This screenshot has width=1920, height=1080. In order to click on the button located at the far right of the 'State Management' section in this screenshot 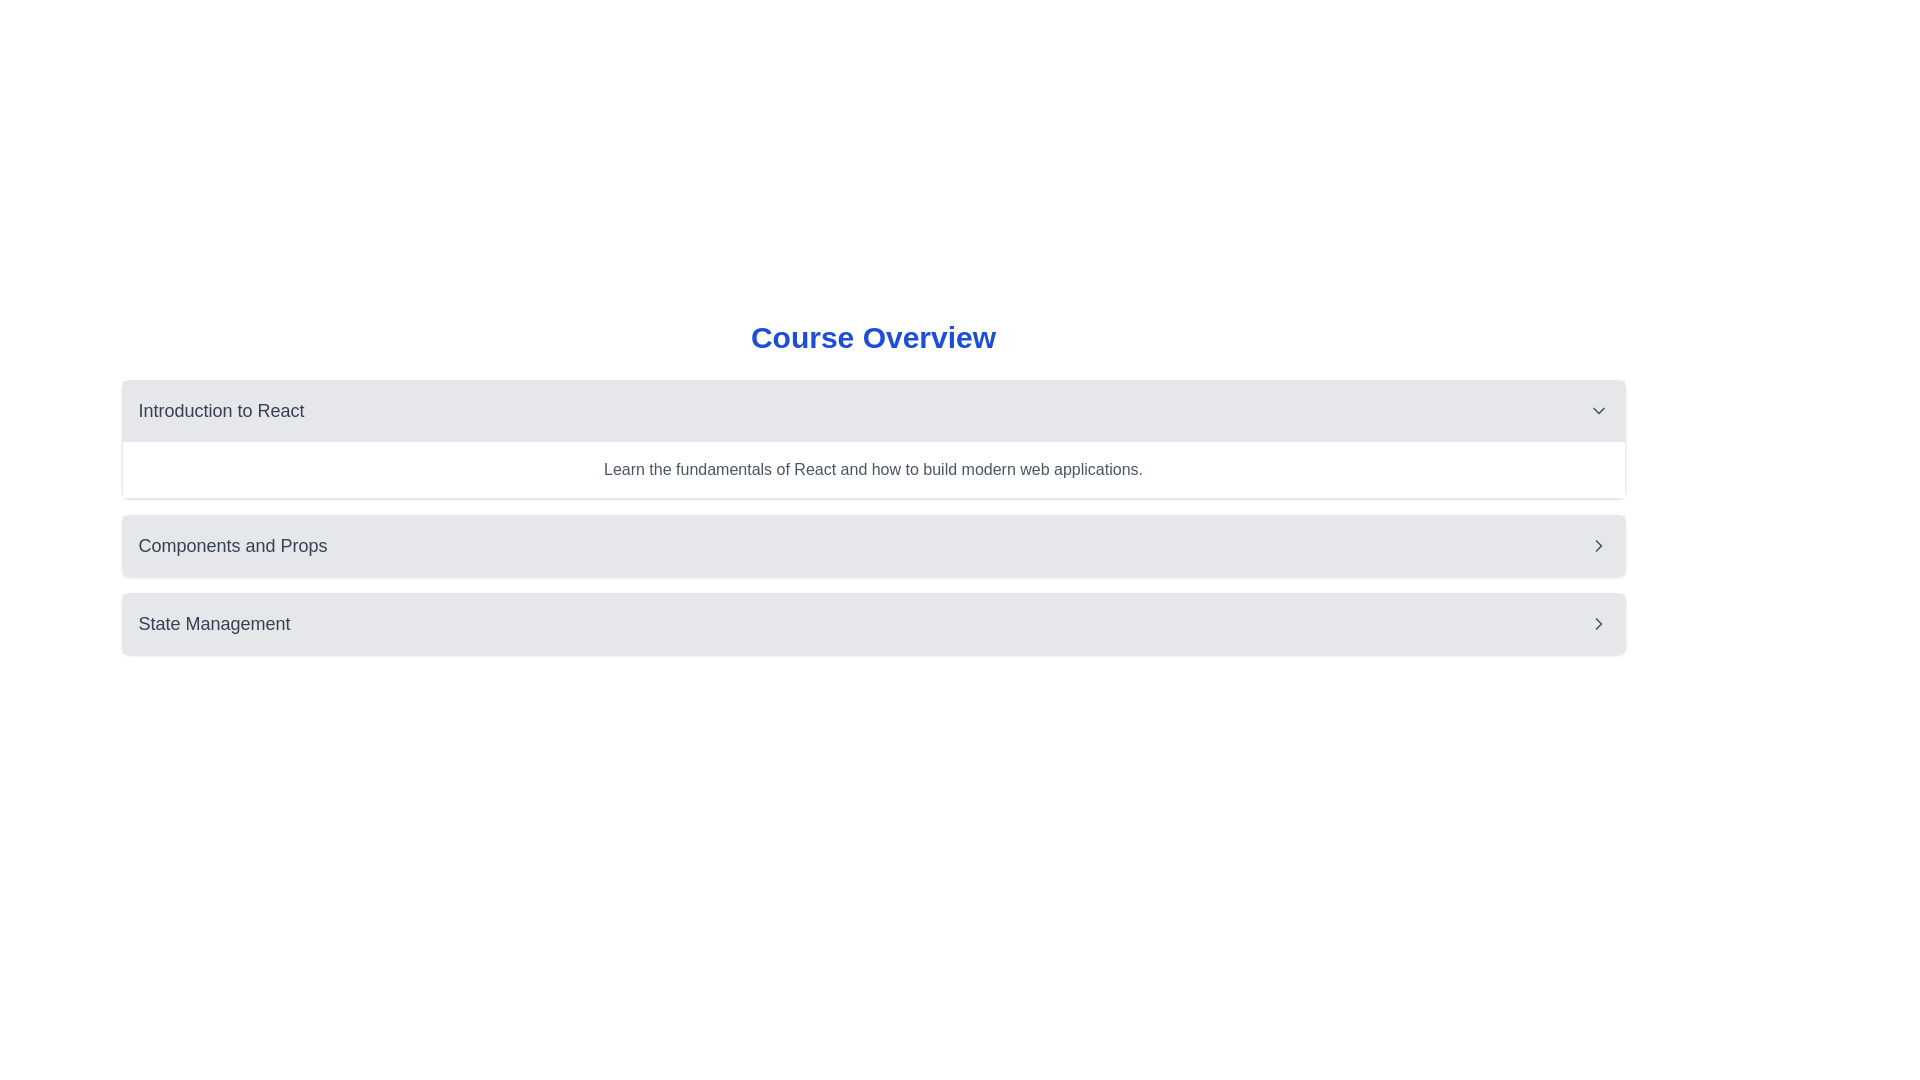, I will do `click(1597, 623)`.